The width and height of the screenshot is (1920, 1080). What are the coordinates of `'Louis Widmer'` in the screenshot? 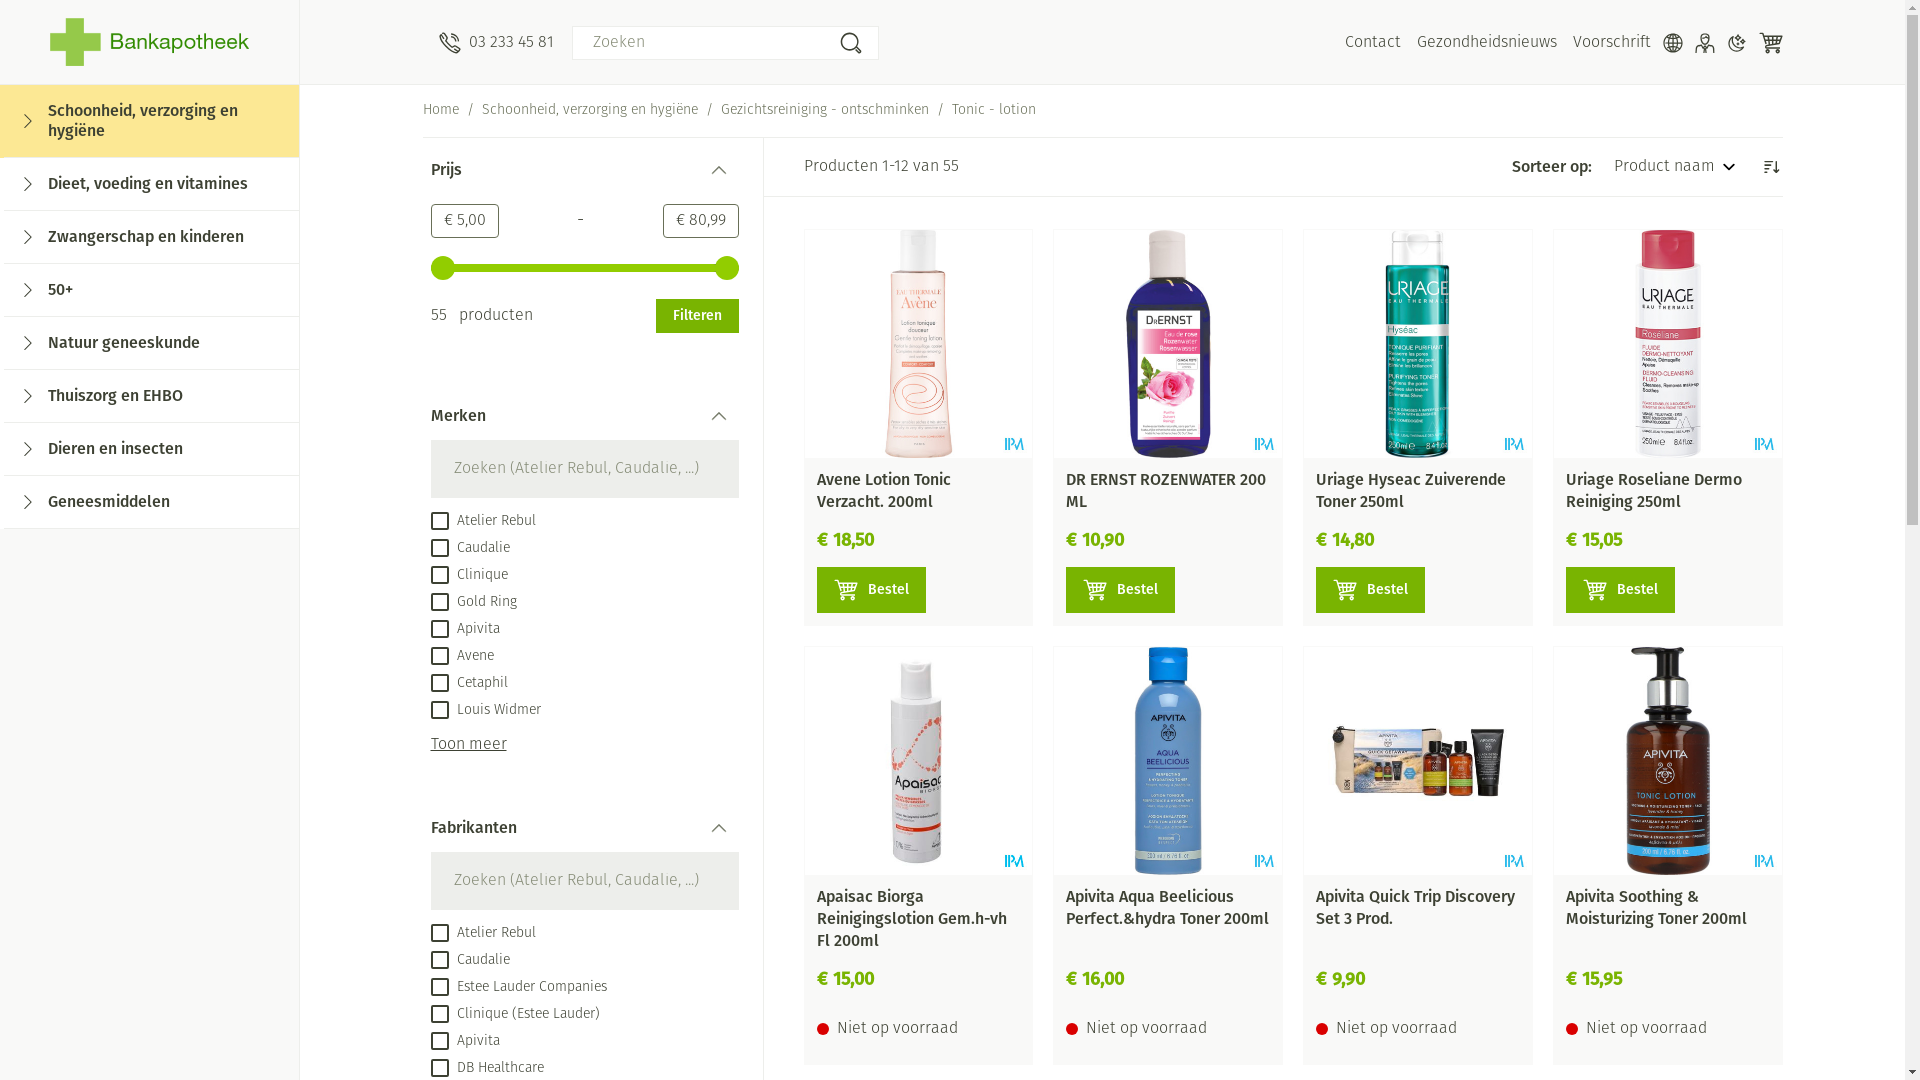 It's located at (484, 708).